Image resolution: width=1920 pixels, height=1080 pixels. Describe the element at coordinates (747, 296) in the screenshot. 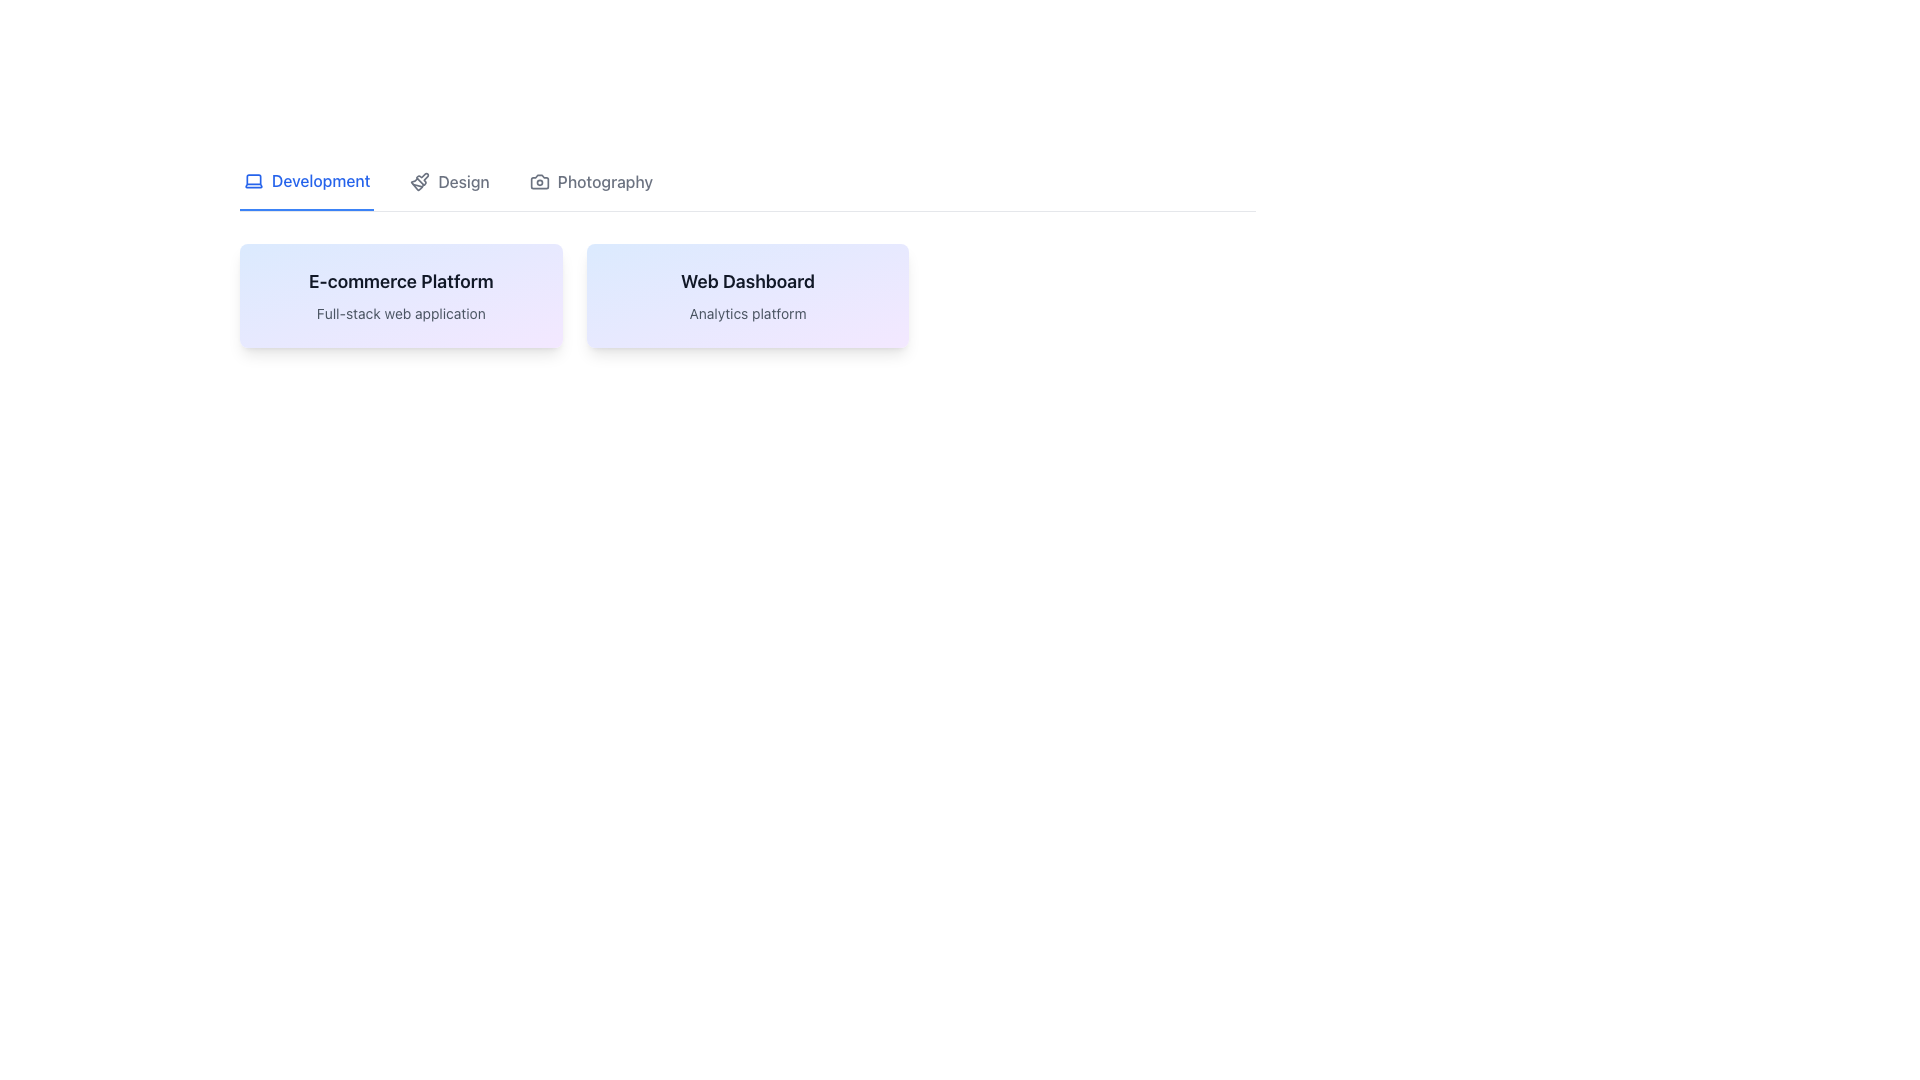

I see `the 'Web Dashboard' card element, which is the second card in a grid layout representing an analytics platform feature` at that location.